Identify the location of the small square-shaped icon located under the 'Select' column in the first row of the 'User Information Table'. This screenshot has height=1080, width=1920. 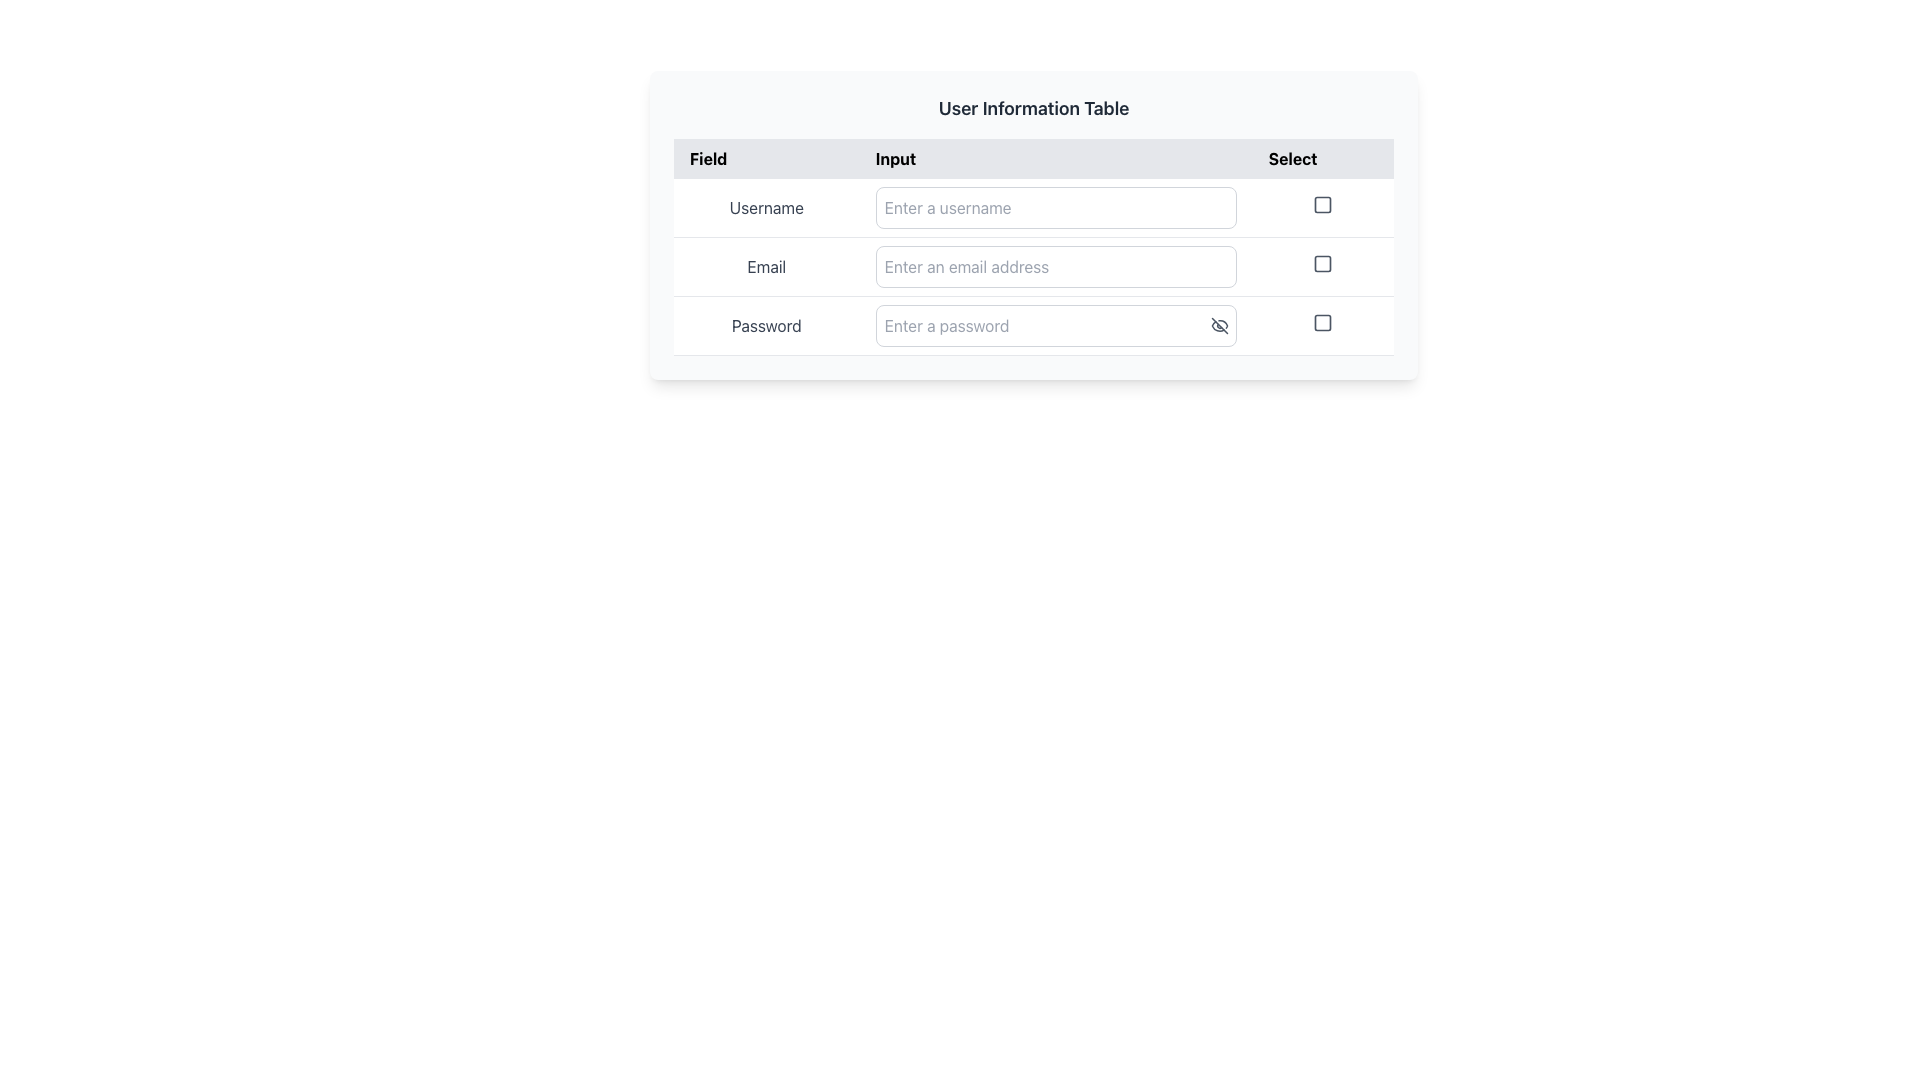
(1323, 208).